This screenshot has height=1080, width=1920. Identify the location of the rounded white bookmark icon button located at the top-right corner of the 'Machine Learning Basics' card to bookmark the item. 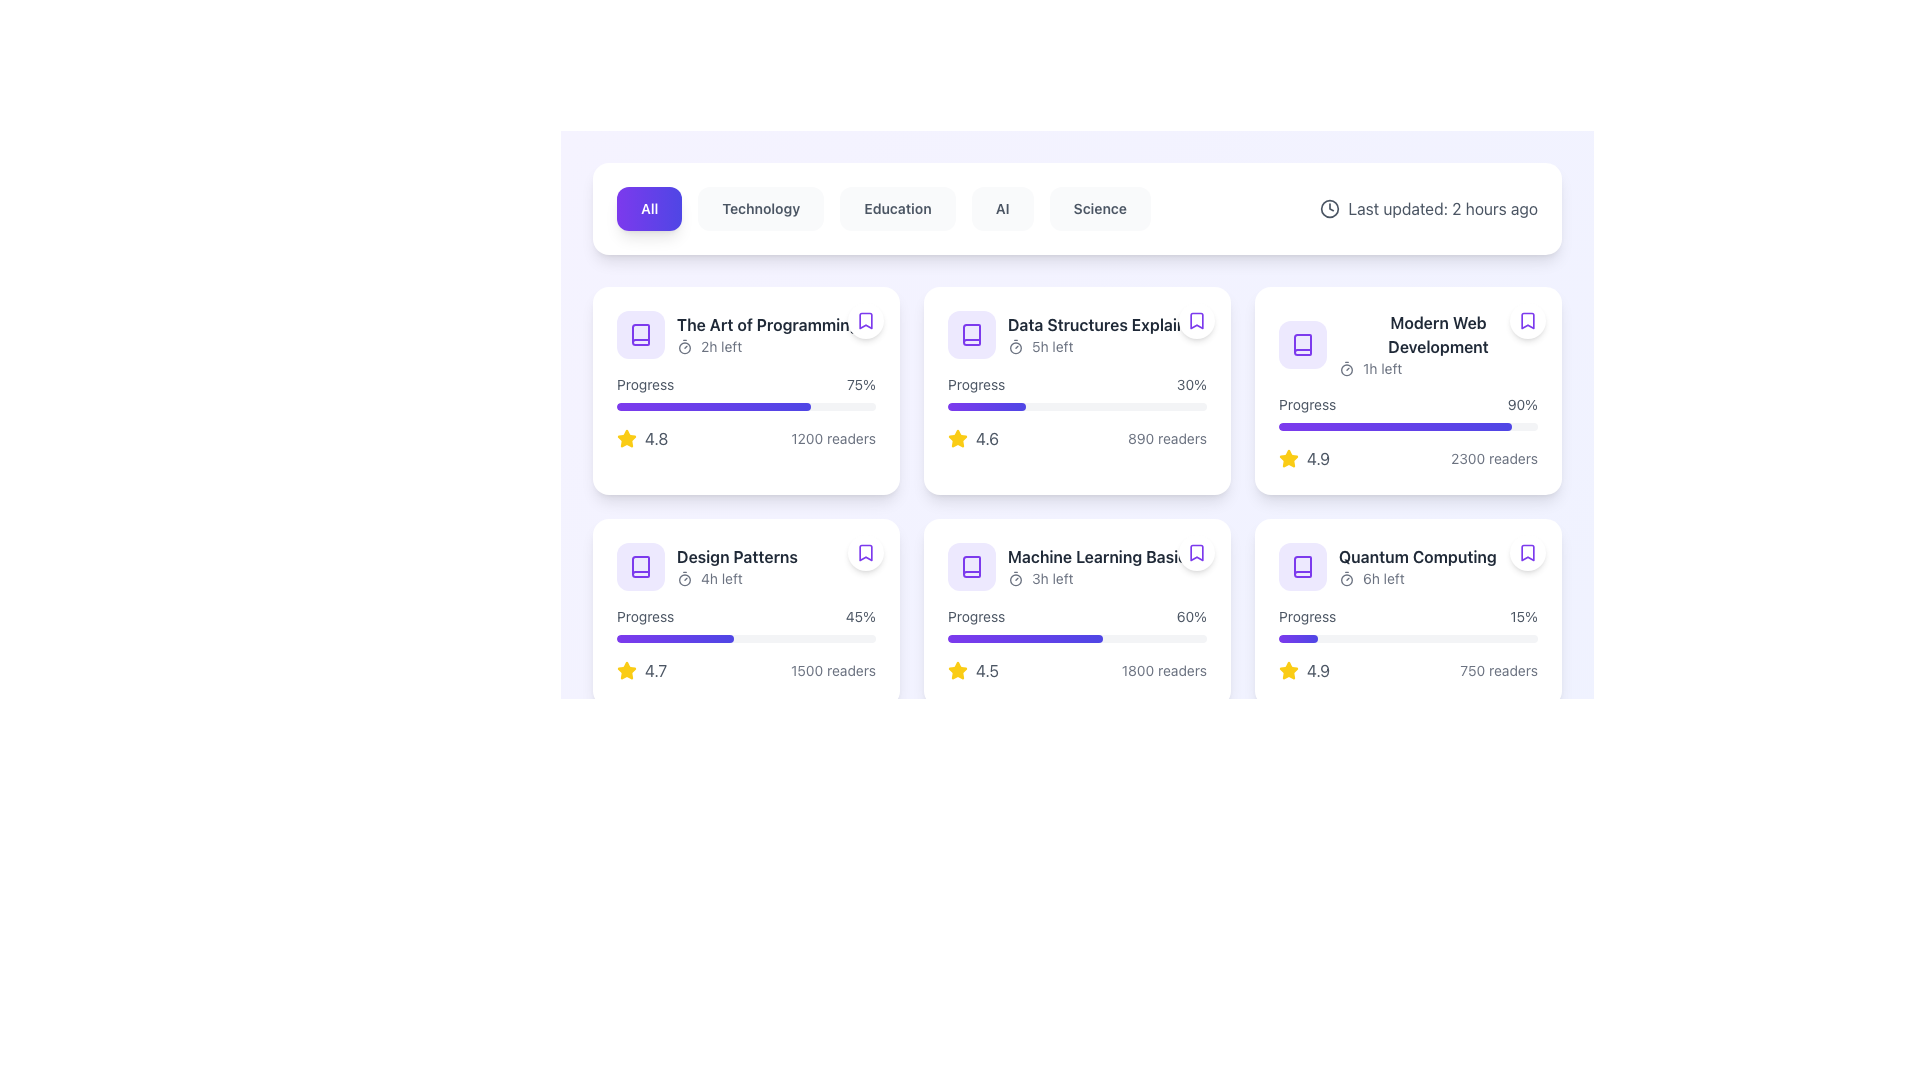
(1196, 552).